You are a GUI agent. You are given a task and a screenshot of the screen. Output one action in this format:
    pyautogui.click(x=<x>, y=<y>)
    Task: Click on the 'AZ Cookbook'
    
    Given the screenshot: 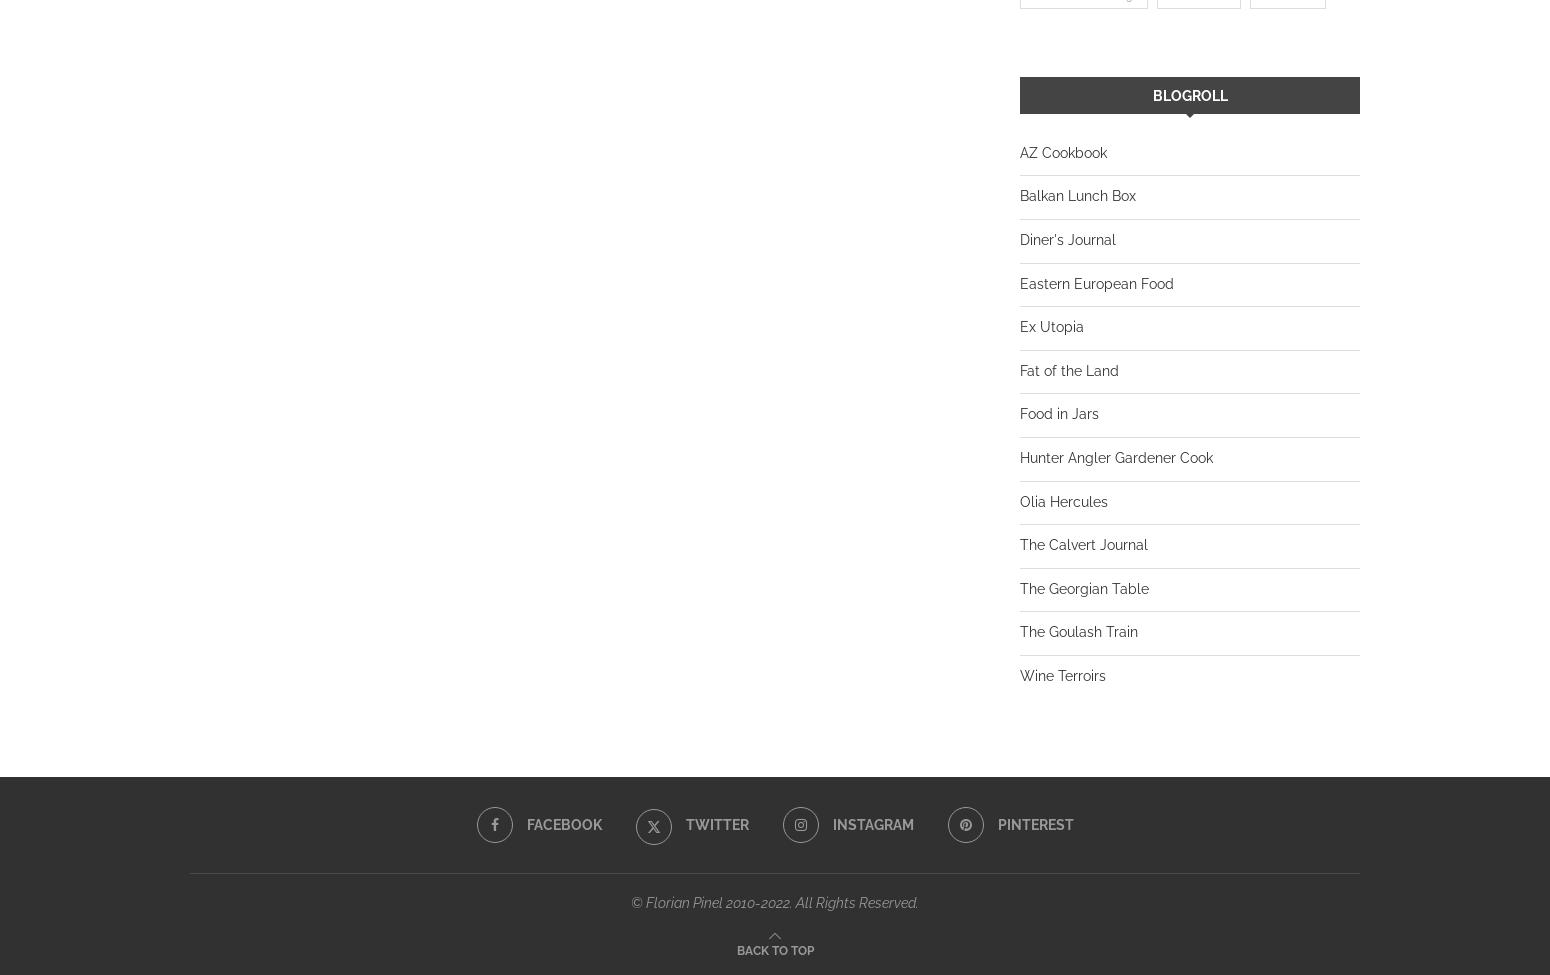 What is the action you would take?
    pyautogui.click(x=1063, y=151)
    